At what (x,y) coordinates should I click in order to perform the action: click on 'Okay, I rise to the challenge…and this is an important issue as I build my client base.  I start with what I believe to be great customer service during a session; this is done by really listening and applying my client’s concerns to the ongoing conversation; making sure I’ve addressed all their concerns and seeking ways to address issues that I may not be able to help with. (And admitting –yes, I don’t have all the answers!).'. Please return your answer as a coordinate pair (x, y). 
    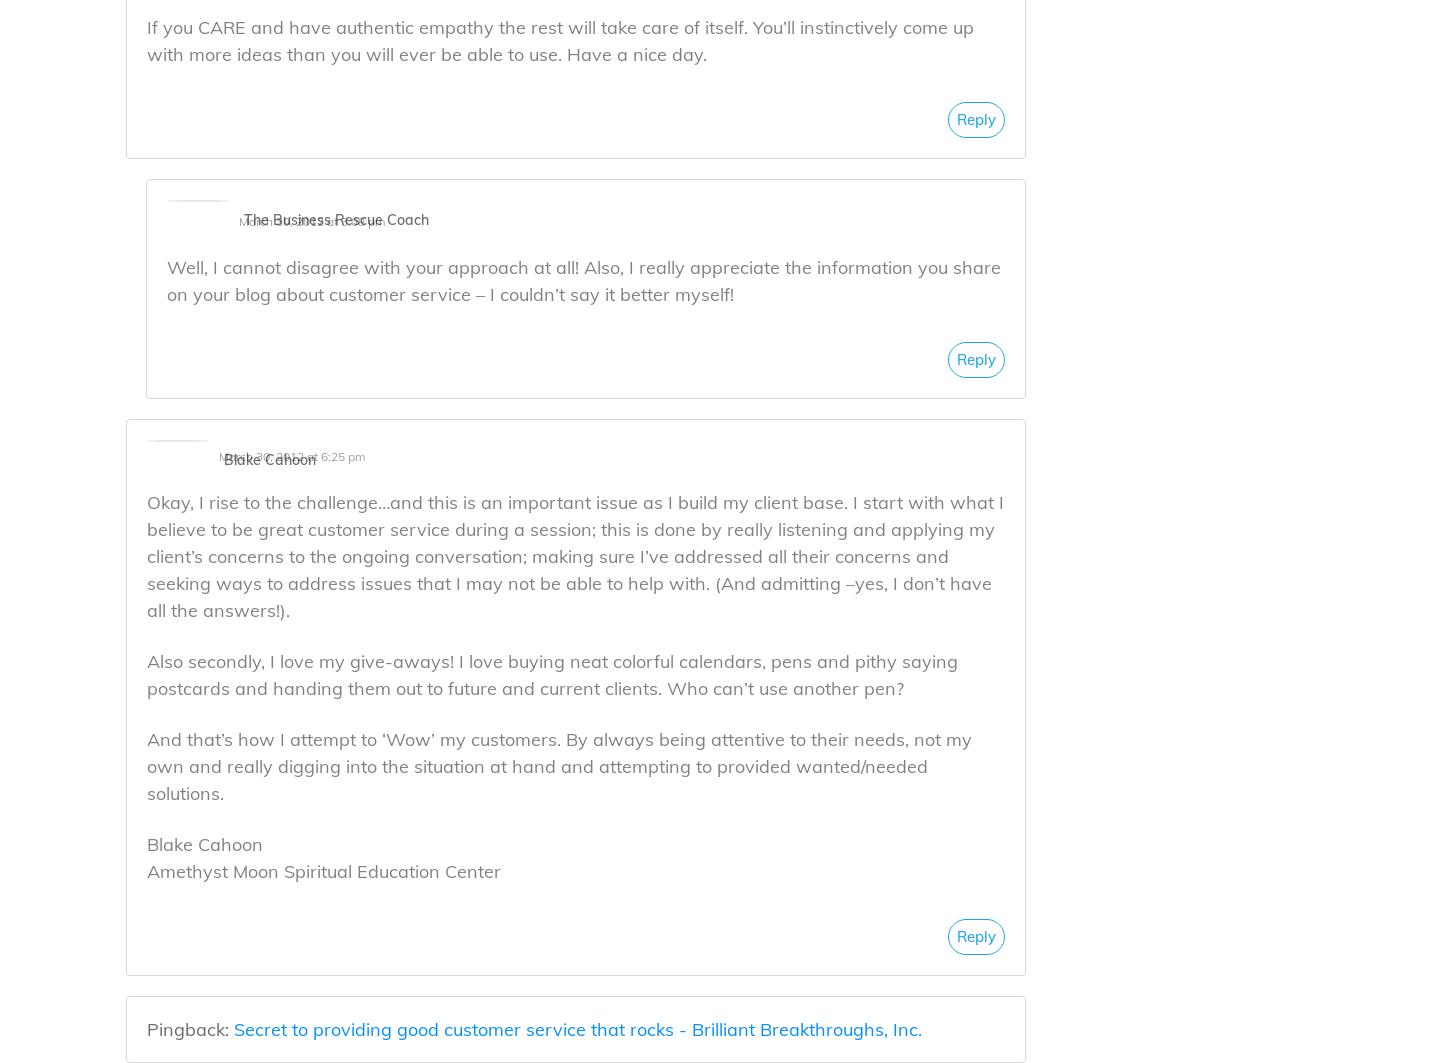
    Looking at the image, I should click on (575, 554).